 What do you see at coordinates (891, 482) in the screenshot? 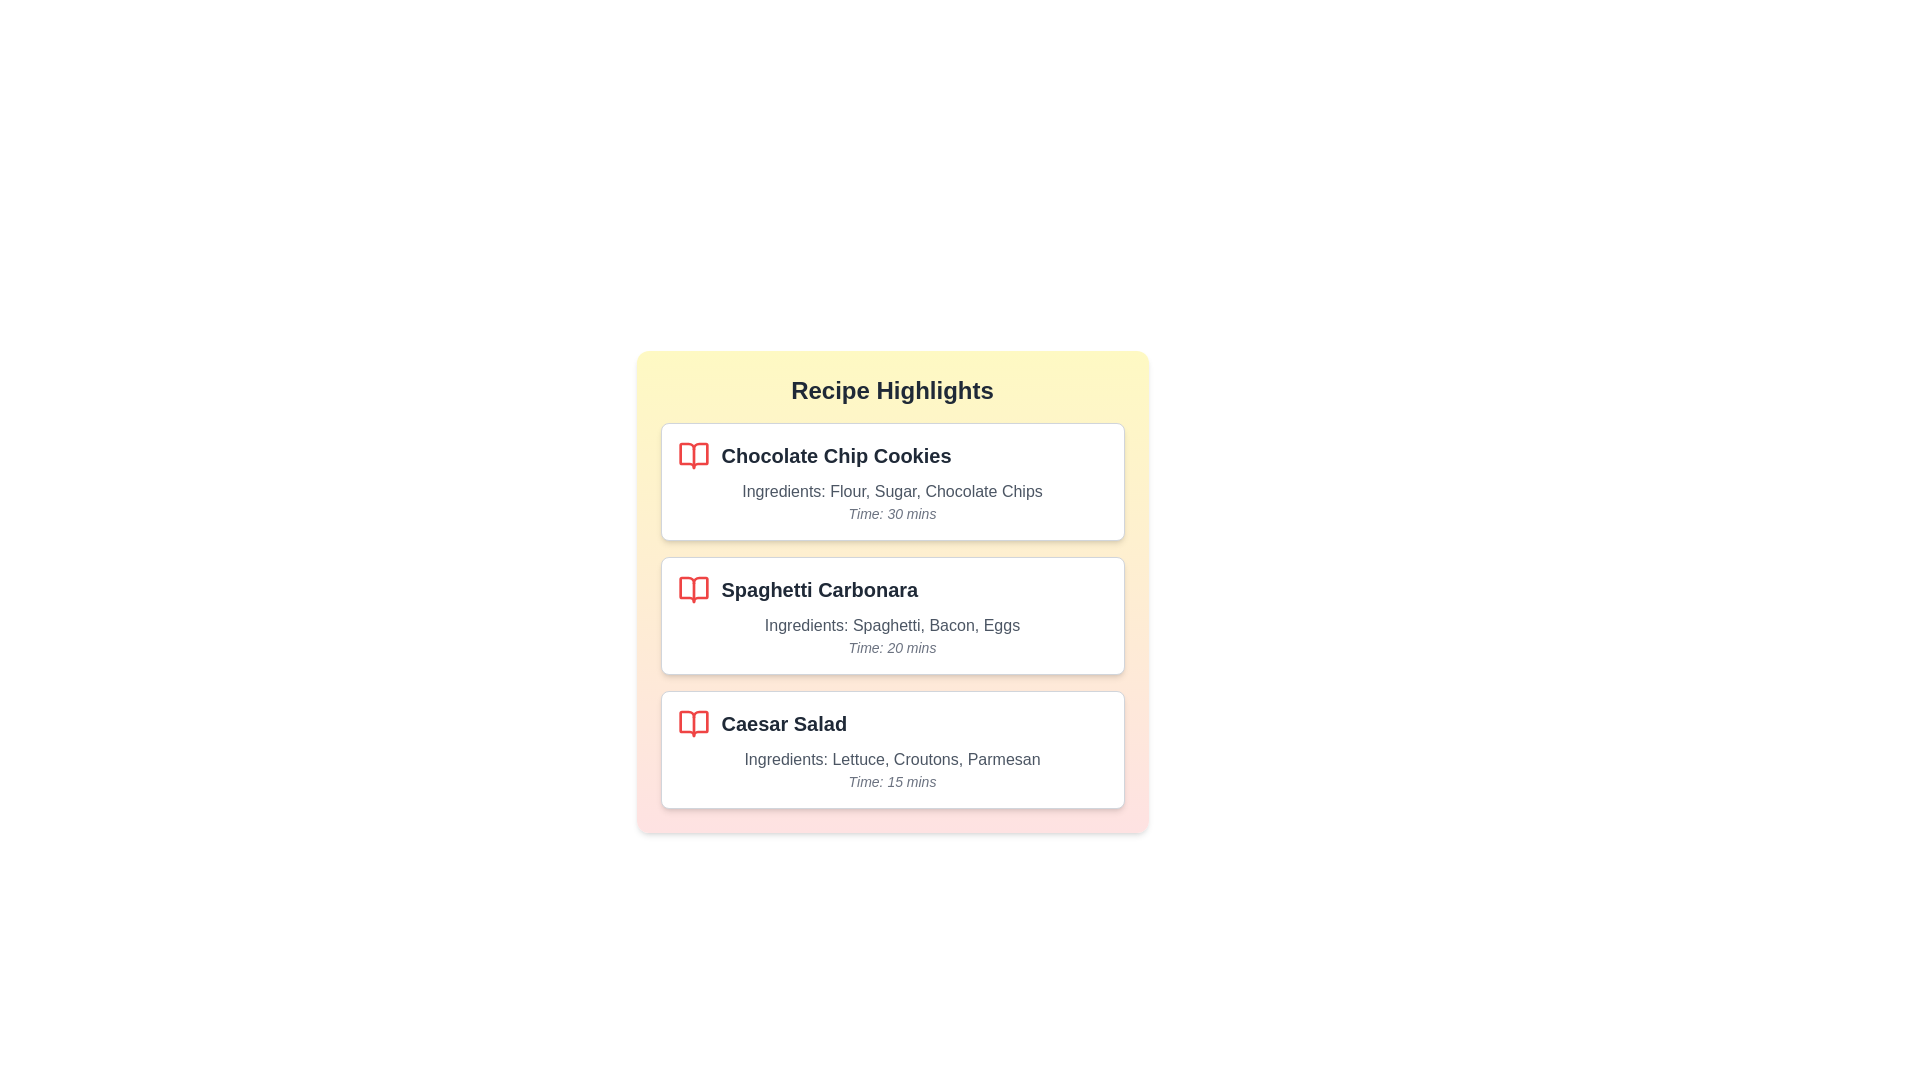
I see `the recipe card corresponding to Chocolate Chip Cookies to highlight it` at bounding box center [891, 482].